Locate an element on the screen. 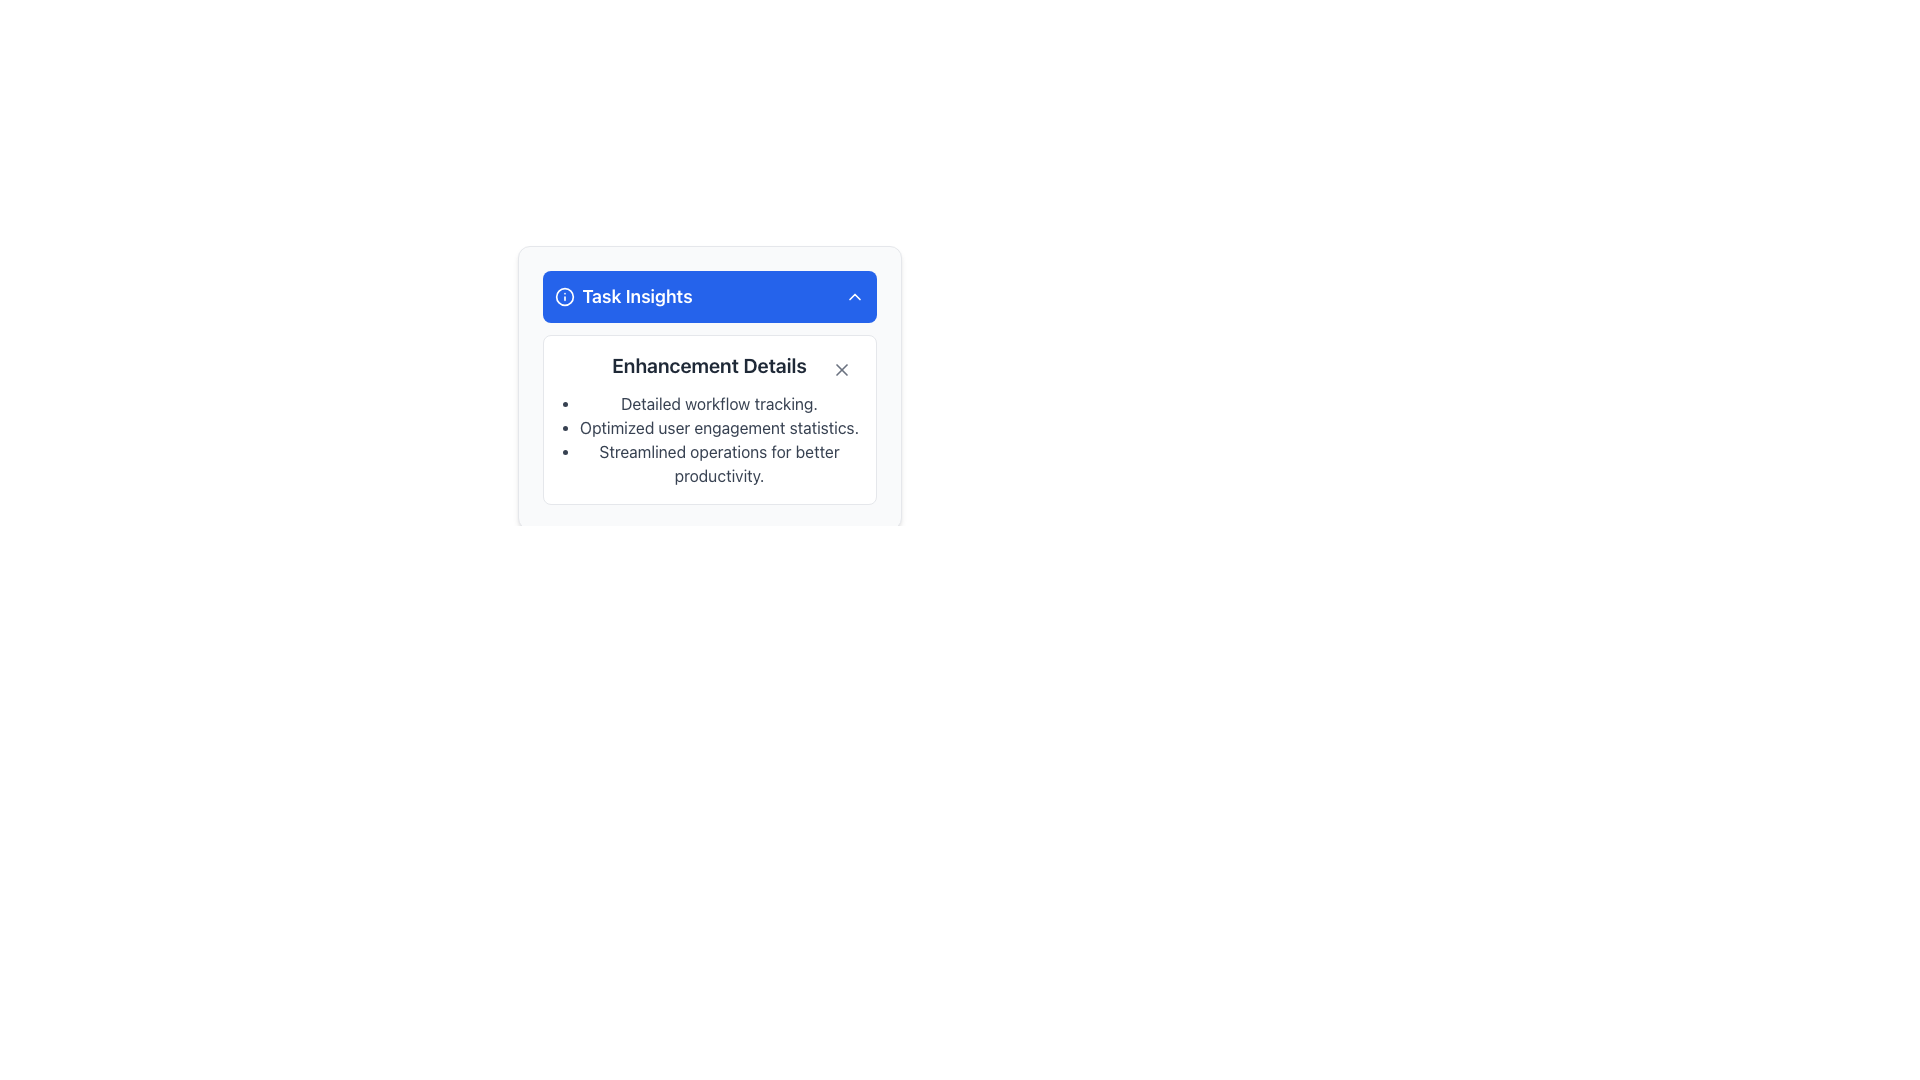 The height and width of the screenshot is (1080, 1920). second bullet point text under the 'Enhancement Details' section in the 'Task Insights' area, which provides information about optimized user engagement statistics is located at coordinates (719, 427).